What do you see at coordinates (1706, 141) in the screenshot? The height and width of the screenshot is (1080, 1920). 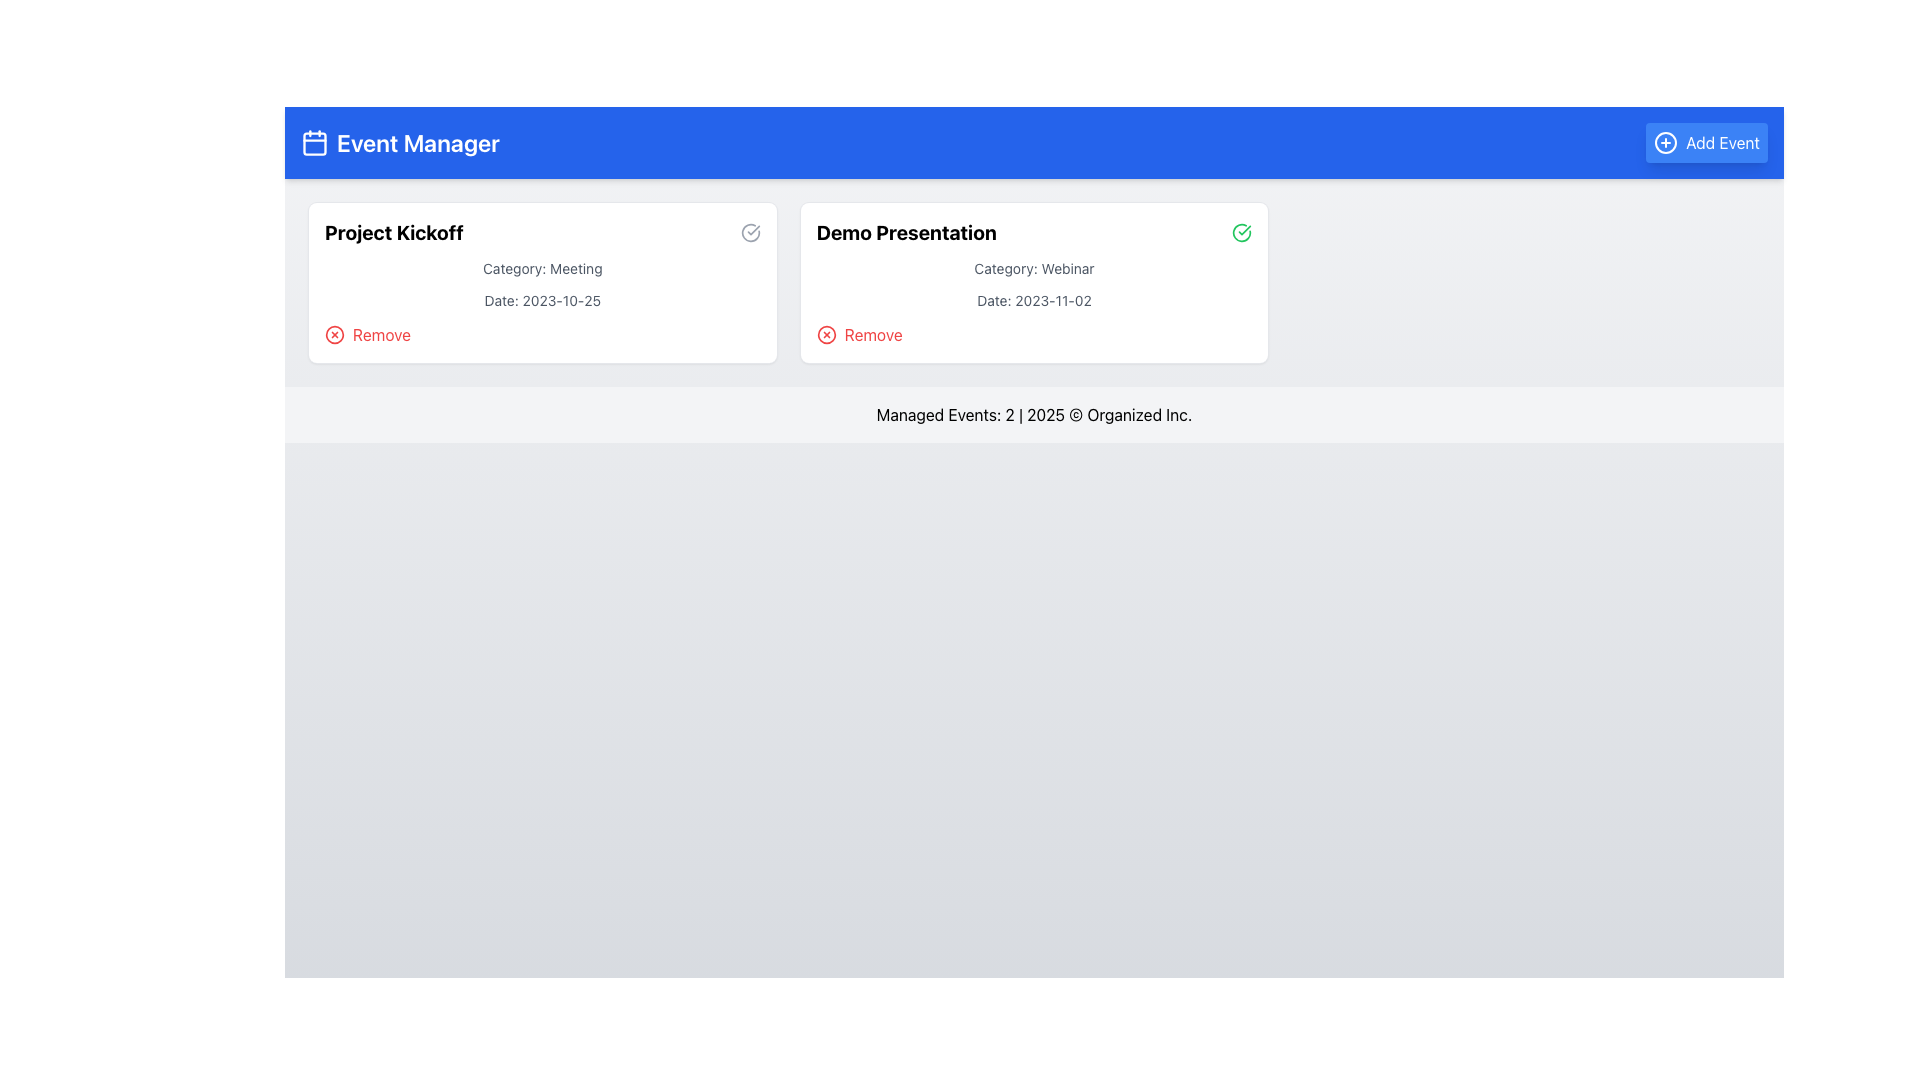 I see `the 'Add Event' button with a rounded shape, blue background, and white text` at bounding box center [1706, 141].